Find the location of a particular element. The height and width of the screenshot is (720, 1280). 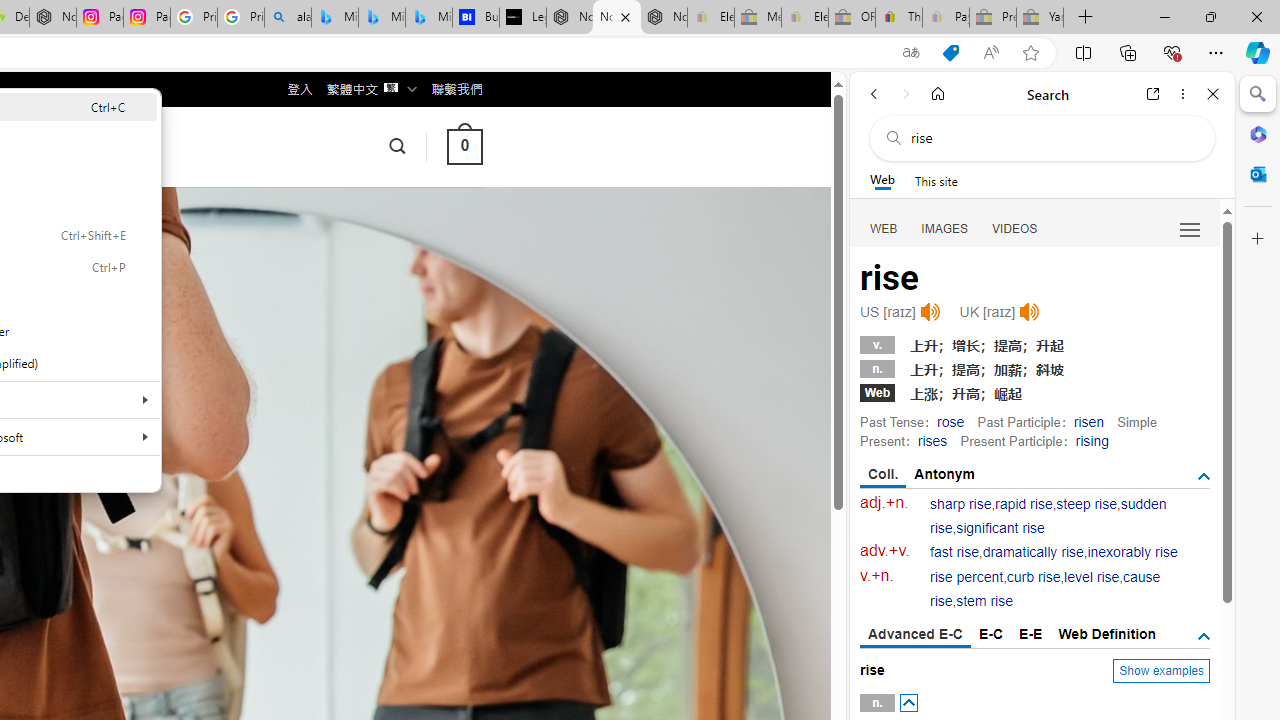

'rises' is located at coordinates (931, 440).